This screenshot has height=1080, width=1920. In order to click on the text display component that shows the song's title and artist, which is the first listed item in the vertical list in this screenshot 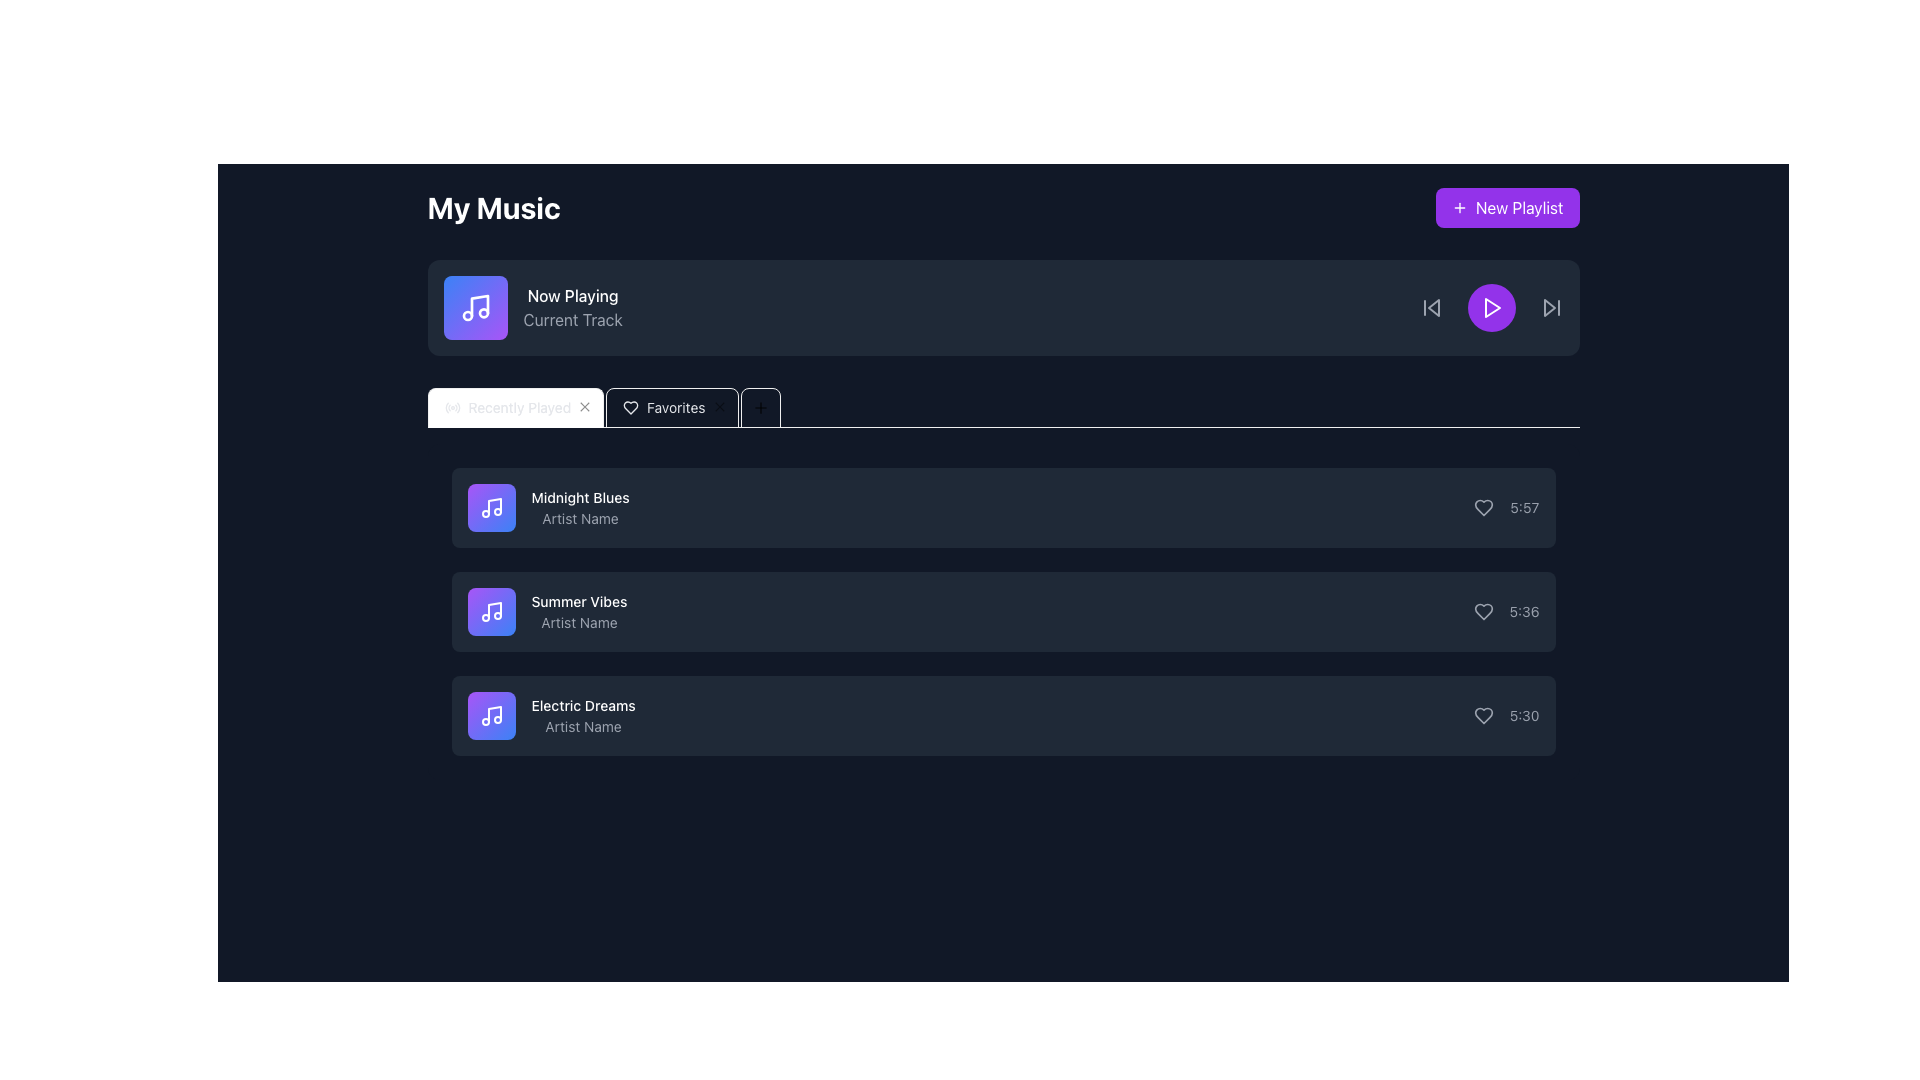, I will do `click(548, 507)`.